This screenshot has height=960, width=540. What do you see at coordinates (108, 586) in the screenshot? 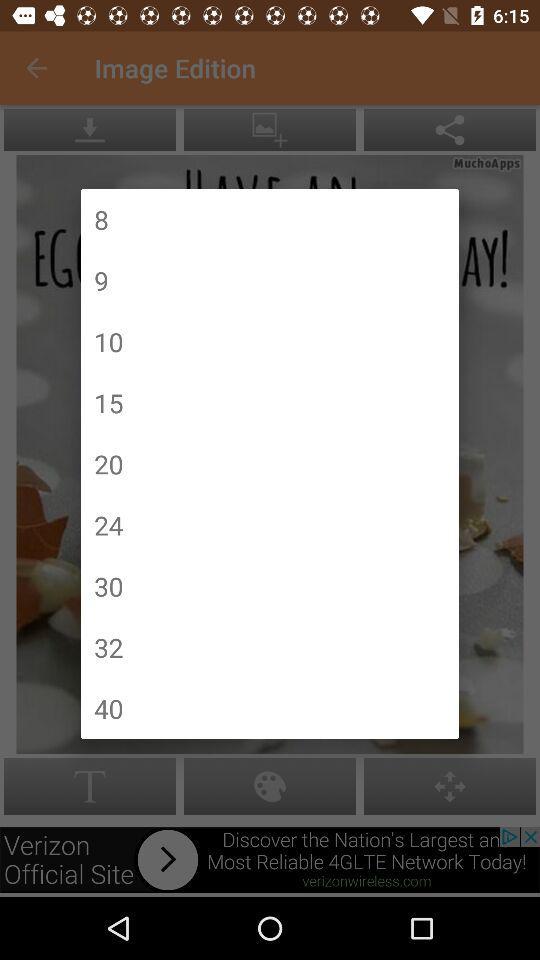
I see `icon above the 32 item` at bounding box center [108, 586].